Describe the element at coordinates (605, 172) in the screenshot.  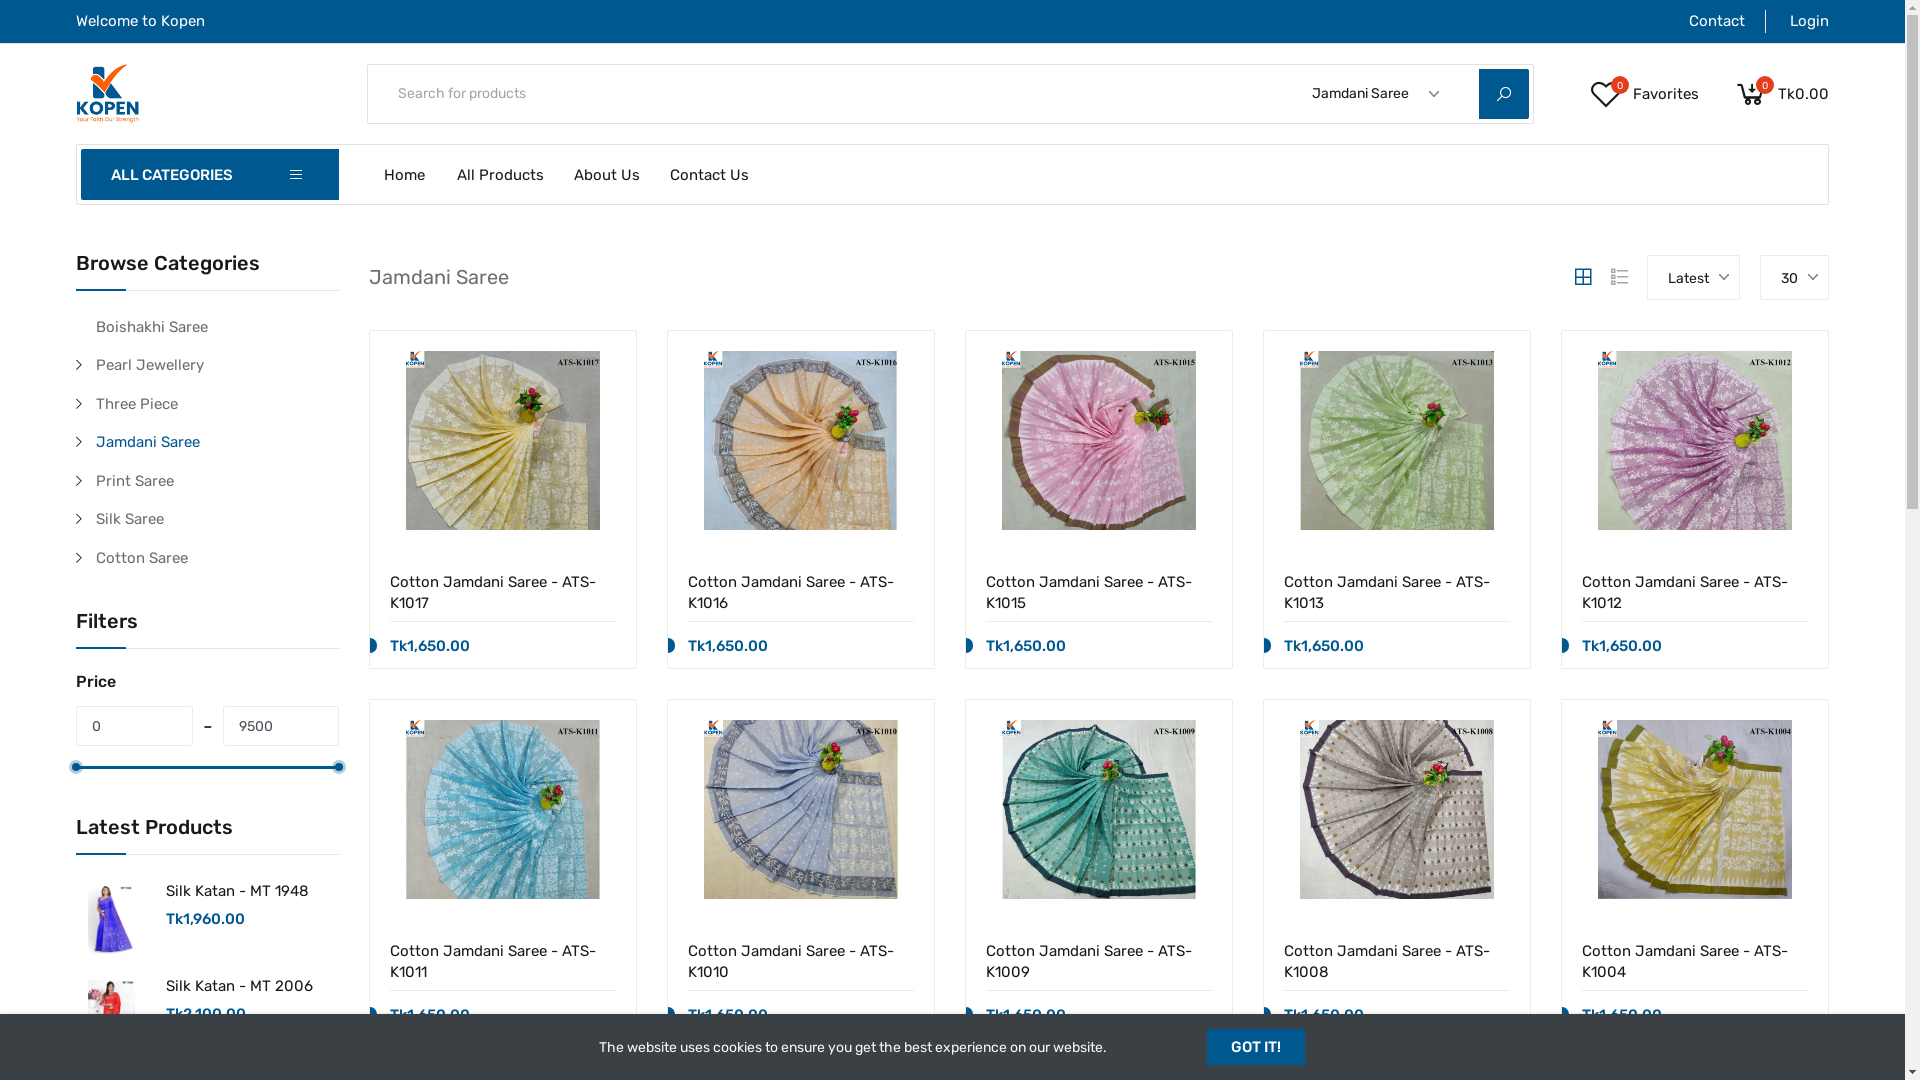
I see `'About Us'` at that location.